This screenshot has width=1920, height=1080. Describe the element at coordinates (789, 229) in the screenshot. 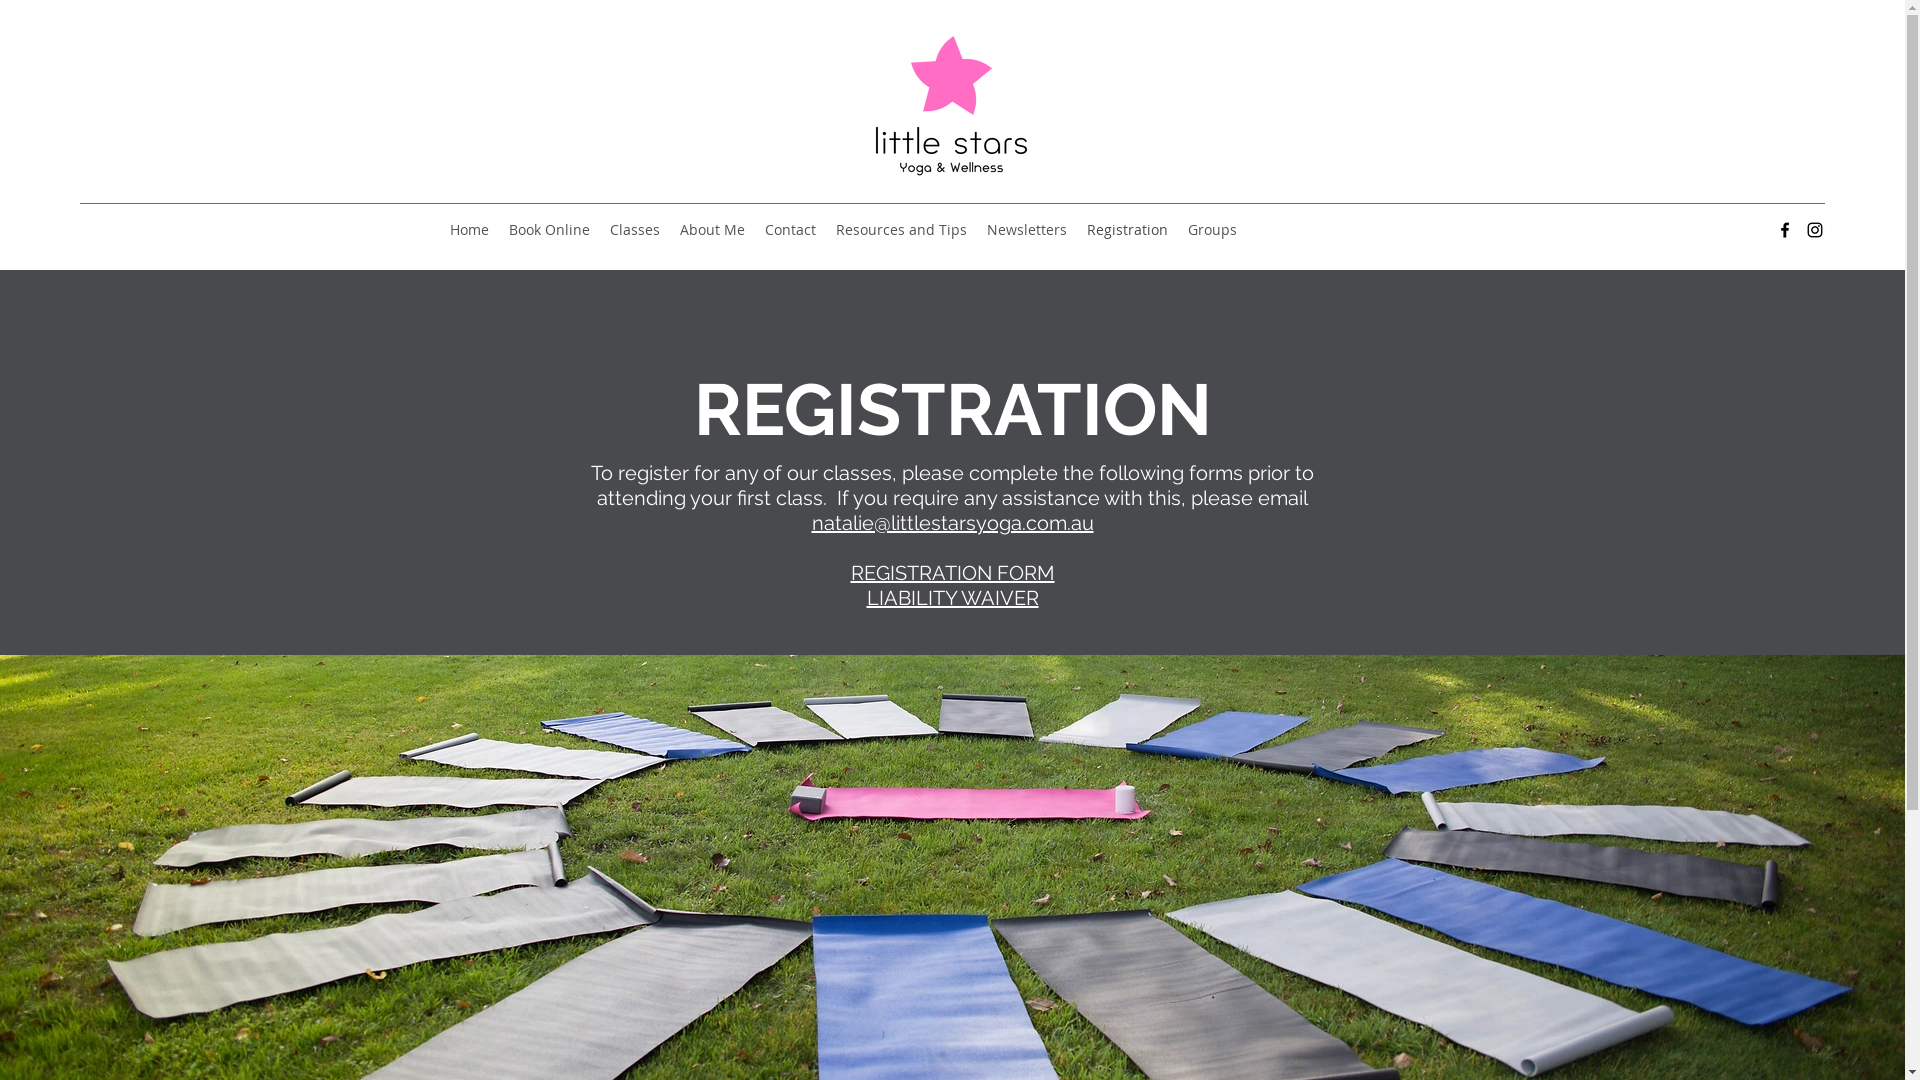

I see `'Contact'` at that location.